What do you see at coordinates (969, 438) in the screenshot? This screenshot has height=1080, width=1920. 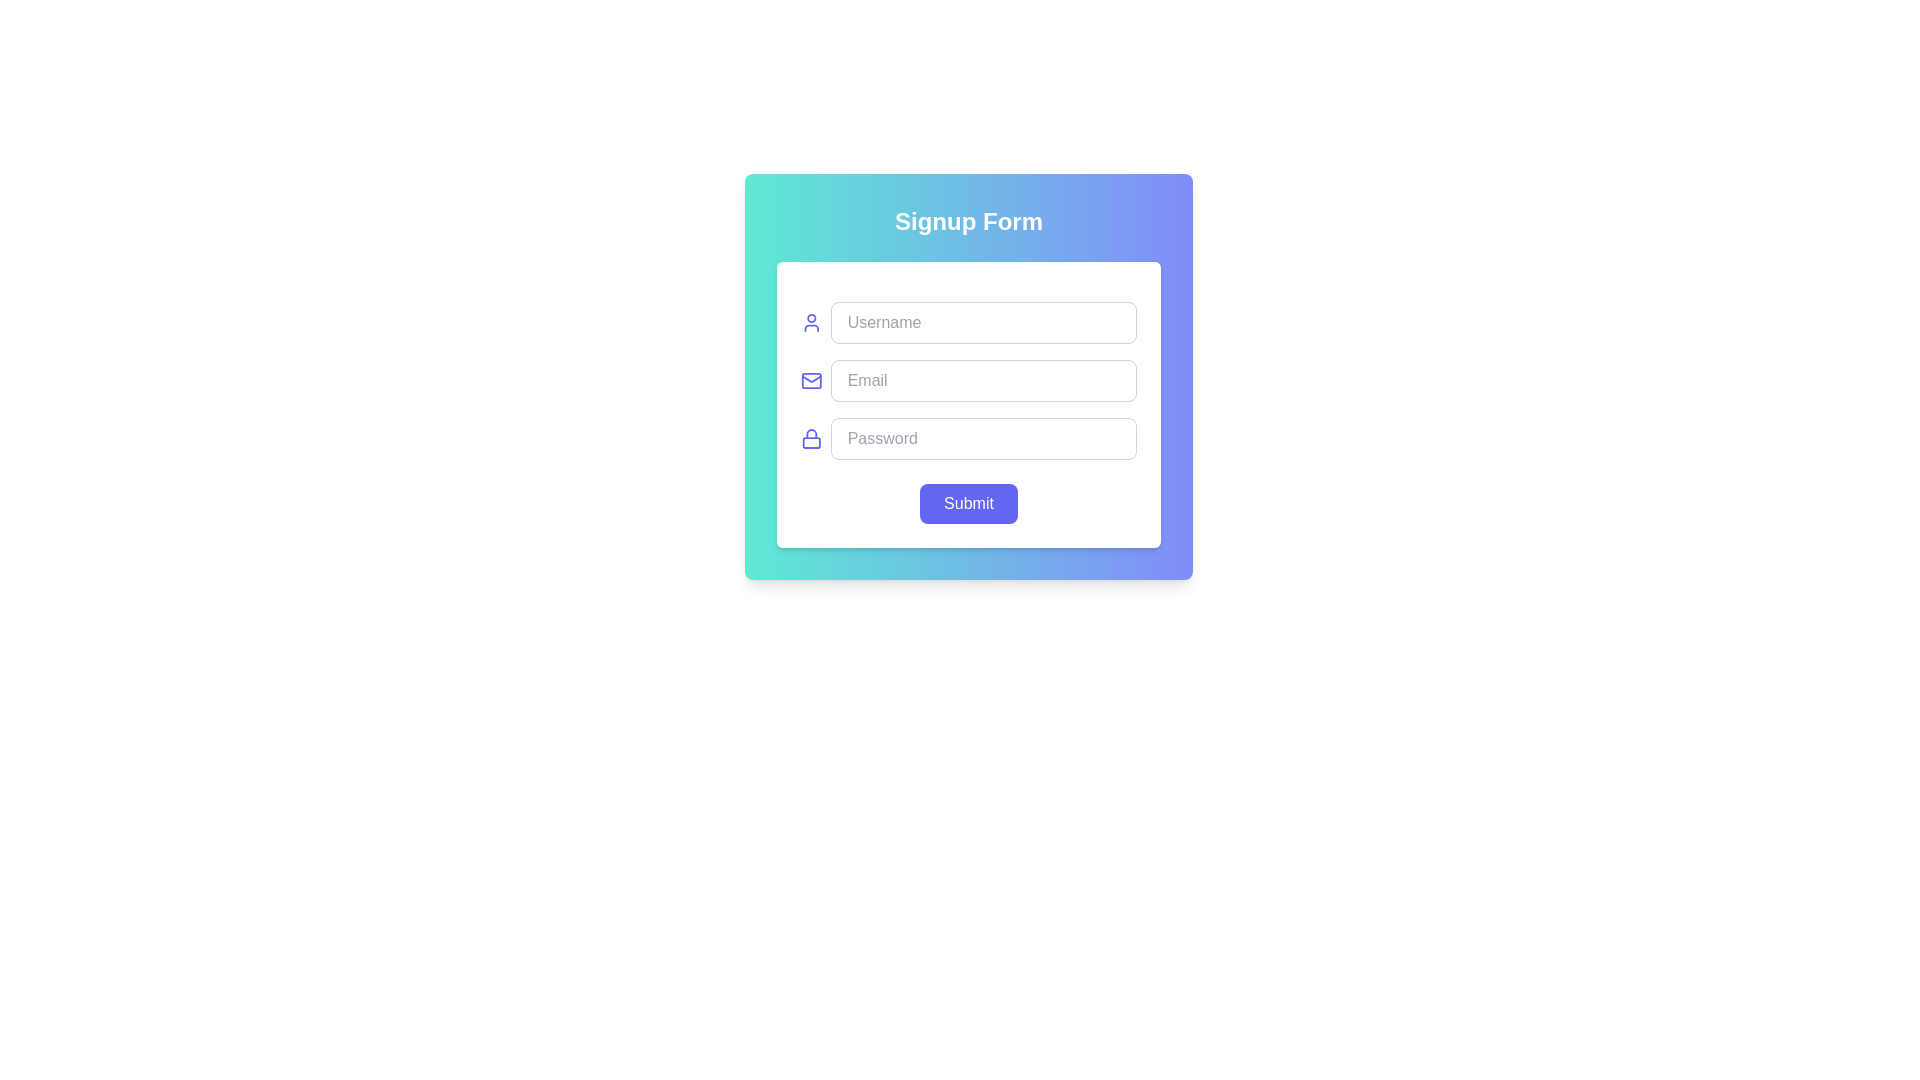 I see `the Password input field, which is the fourth input in the 'Signup Form' card, to focus it` at bounding box center [969, 438].